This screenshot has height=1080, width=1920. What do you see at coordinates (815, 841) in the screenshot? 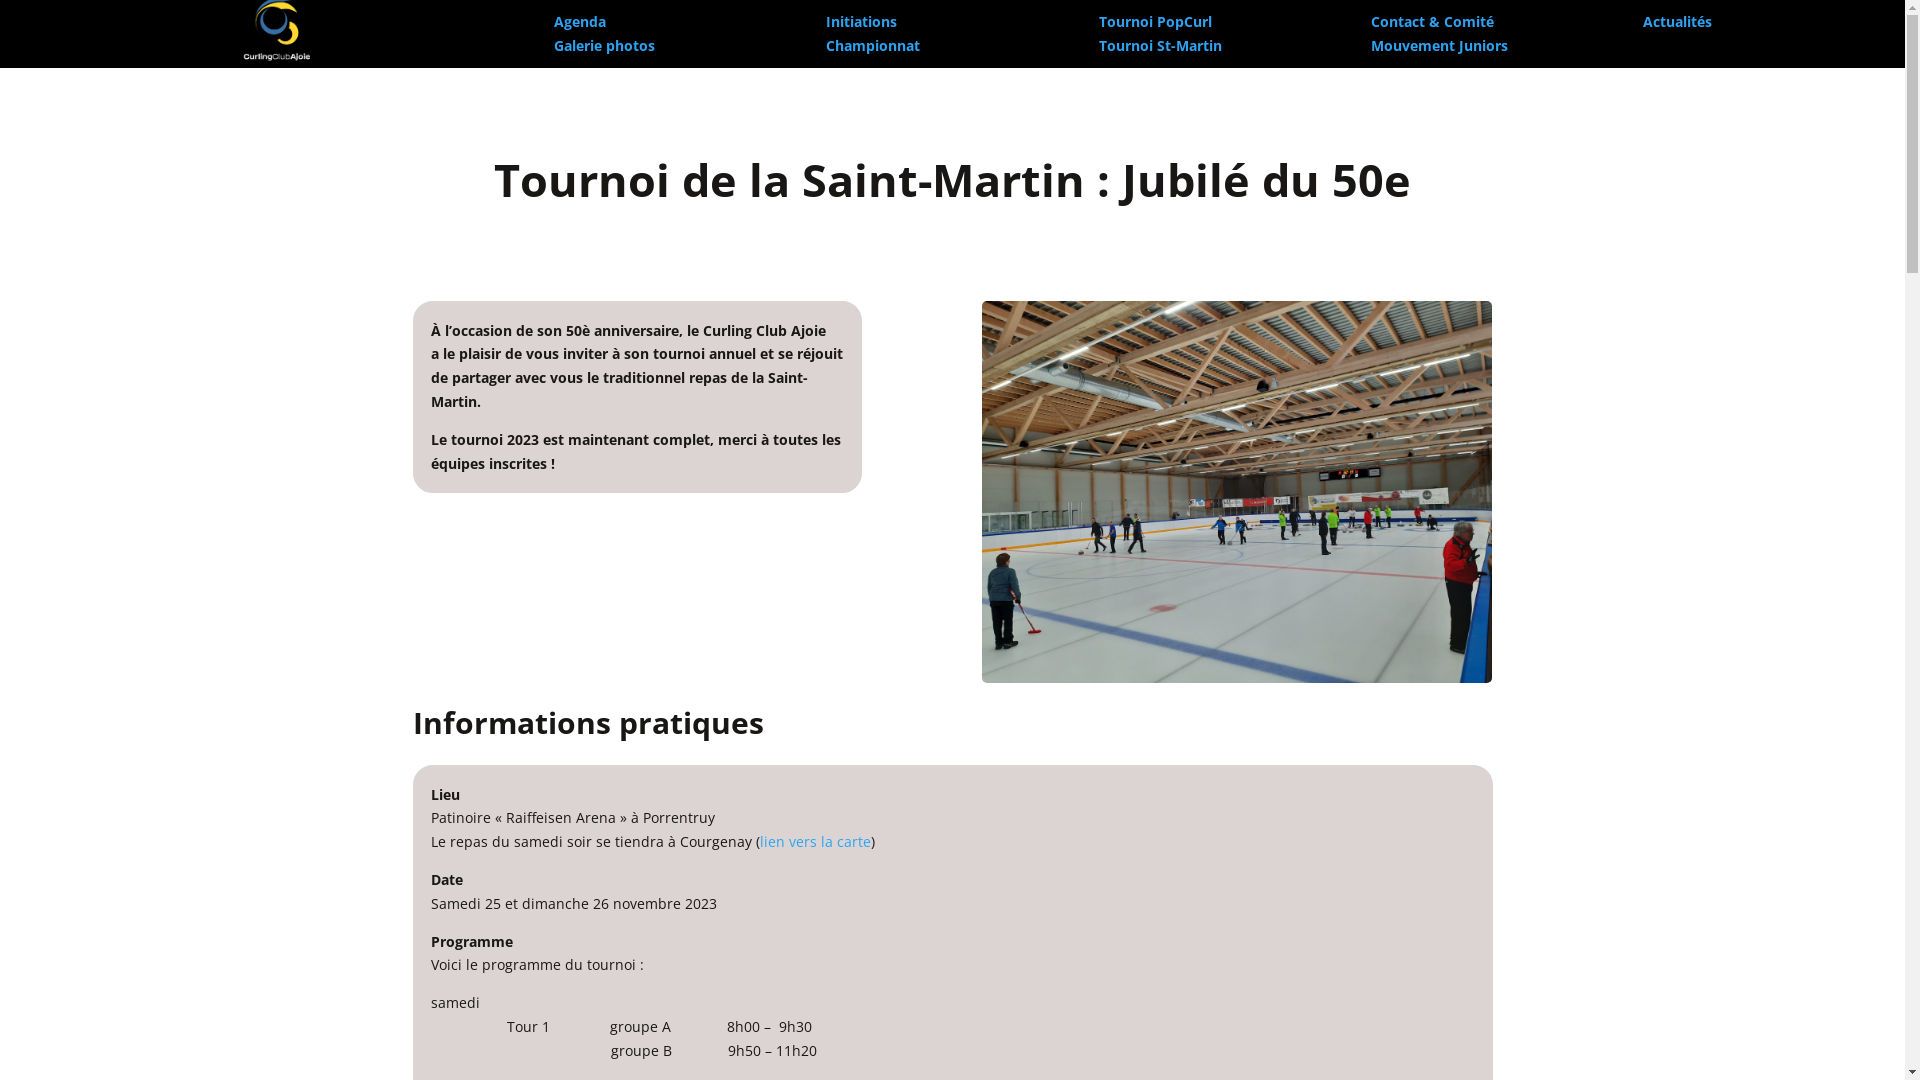
I see `'lien vers la carte'` at bounding box center [815, 841].